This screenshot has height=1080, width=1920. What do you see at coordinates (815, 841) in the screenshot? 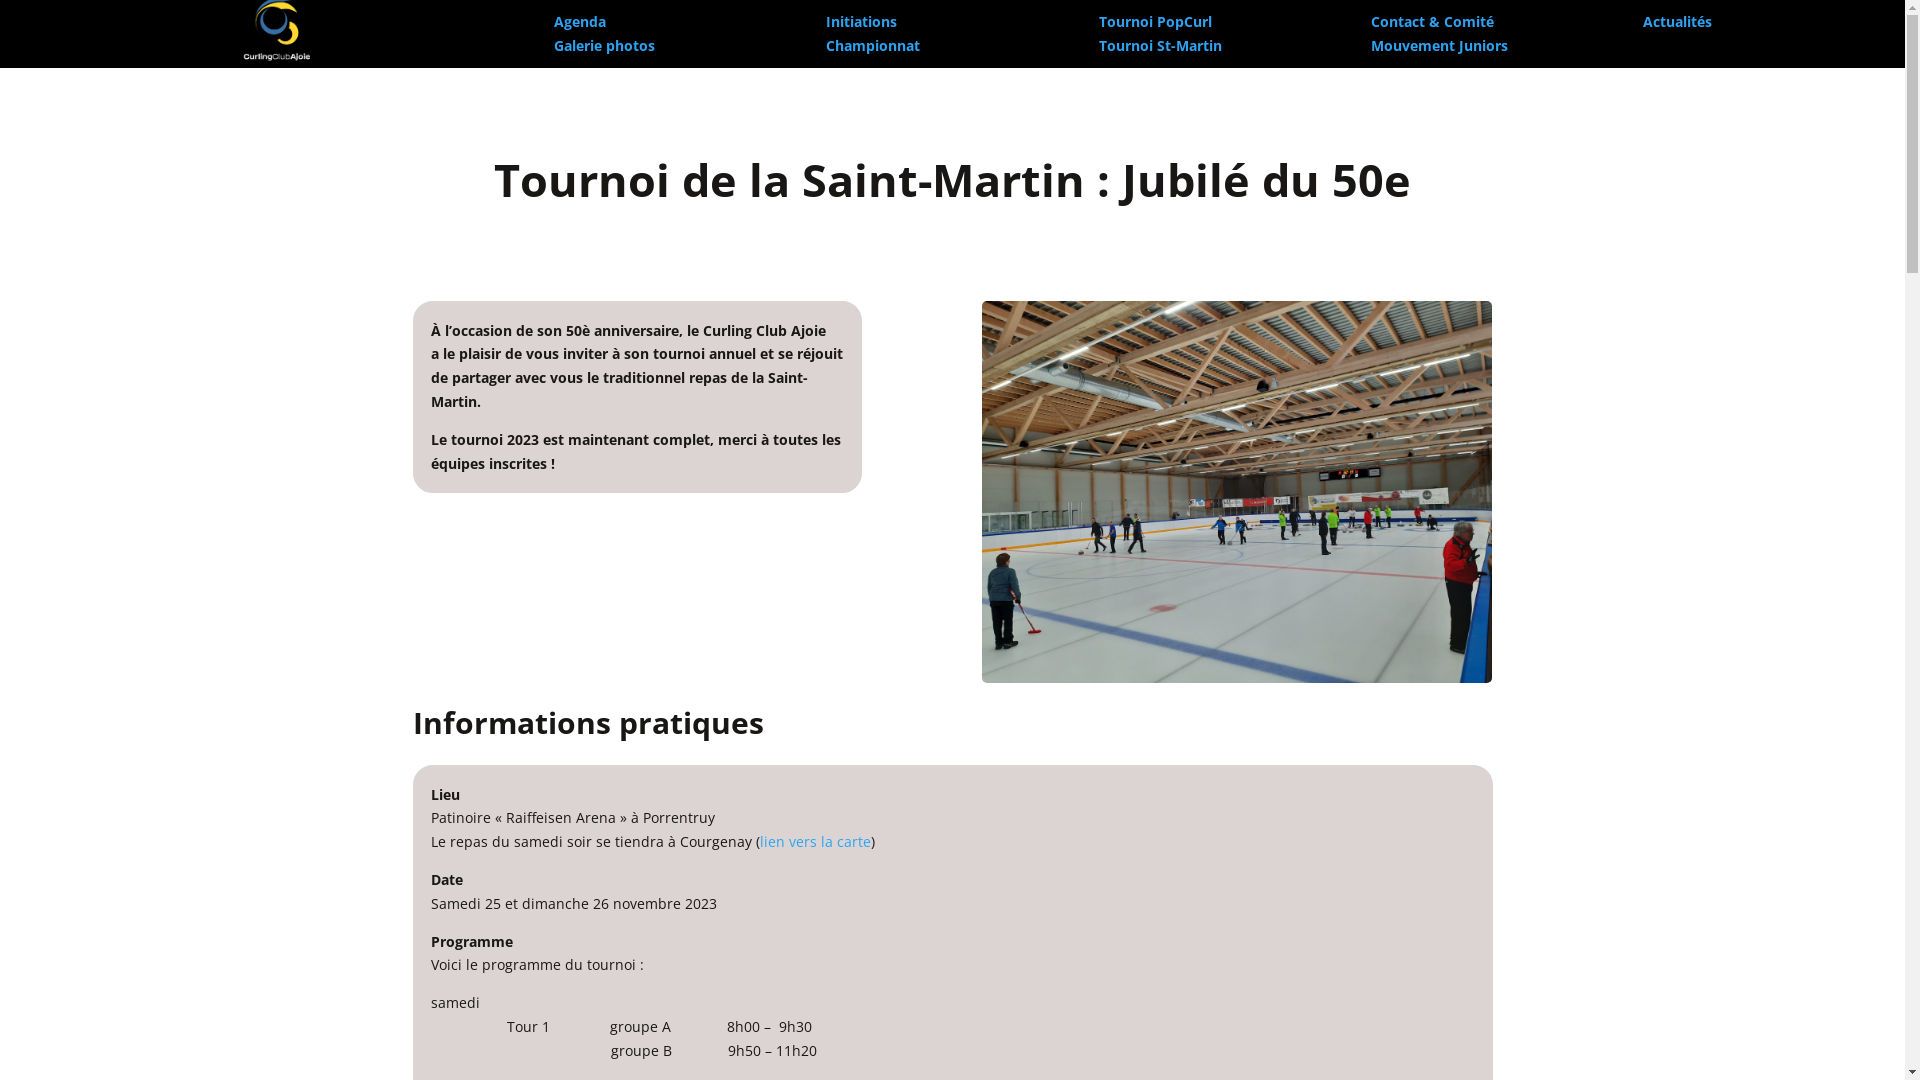
I see `'lien vers la carte'` at bounding box center [815, 841].